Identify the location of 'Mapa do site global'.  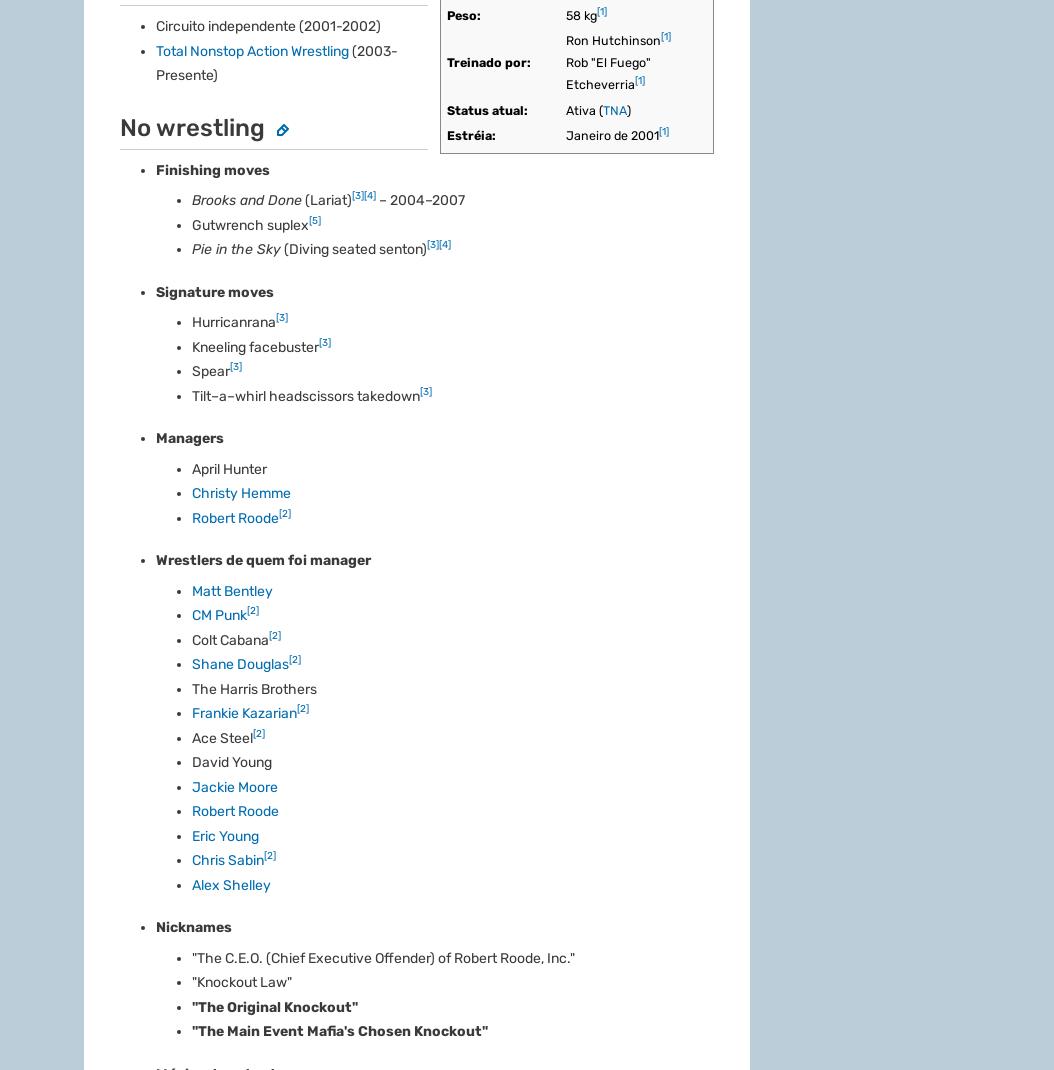
(491, 485).